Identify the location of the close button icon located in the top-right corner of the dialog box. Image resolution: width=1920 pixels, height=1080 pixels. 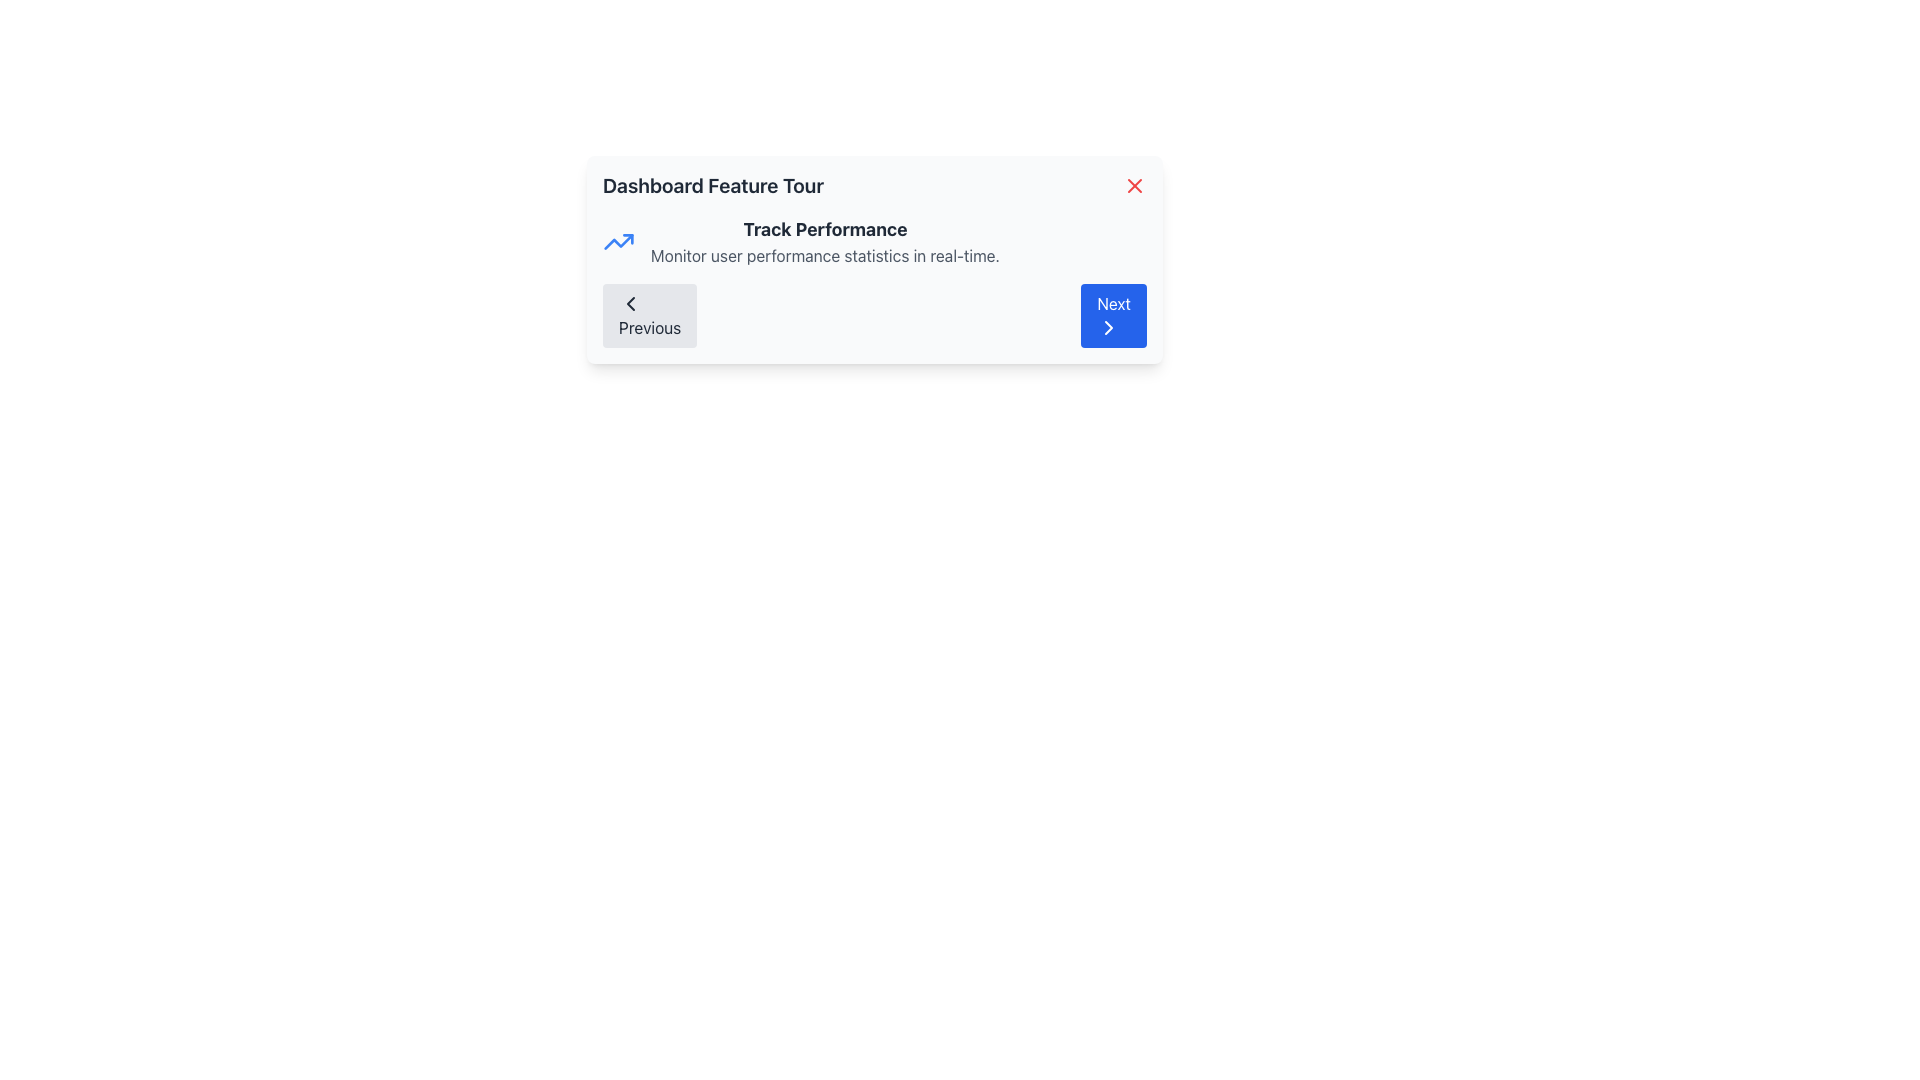
(1134, 185).